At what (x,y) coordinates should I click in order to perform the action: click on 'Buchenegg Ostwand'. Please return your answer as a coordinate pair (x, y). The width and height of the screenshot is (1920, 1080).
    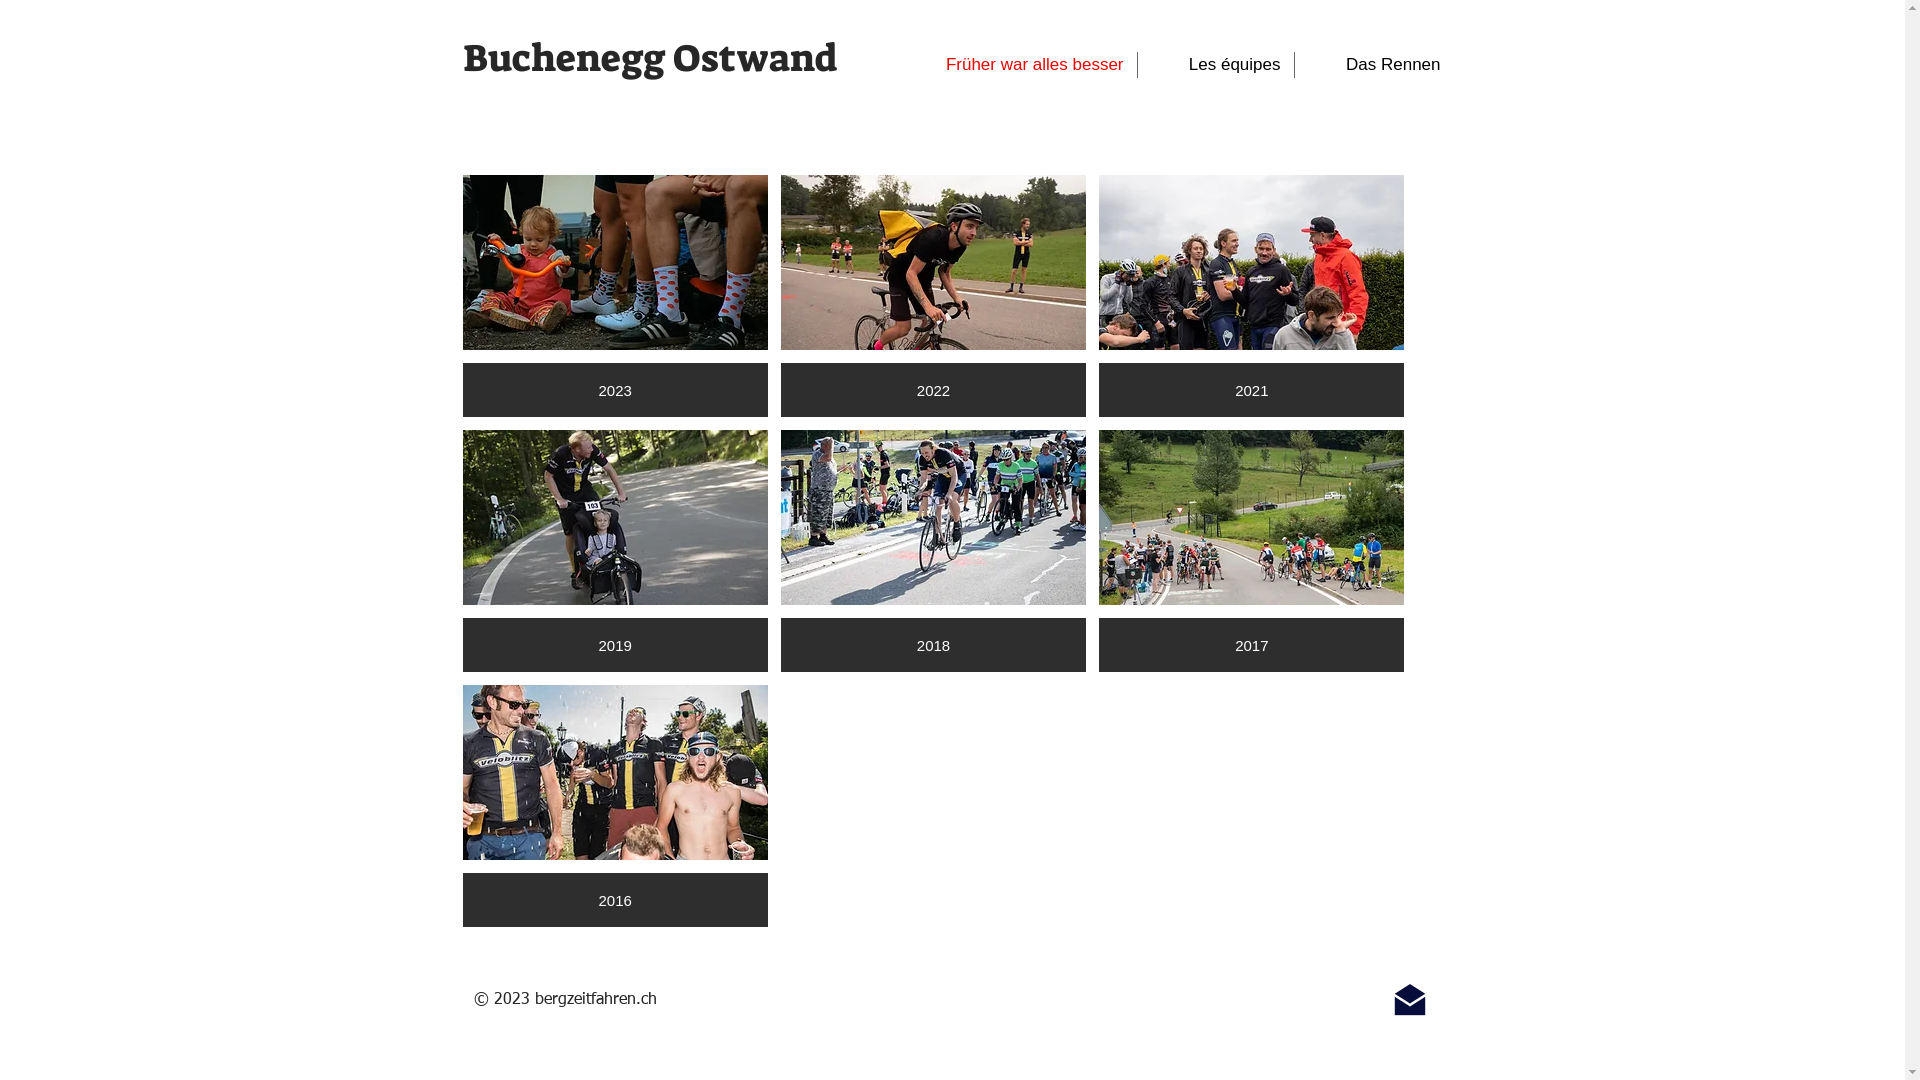
    Looking at the image, I should click on (648, 56).